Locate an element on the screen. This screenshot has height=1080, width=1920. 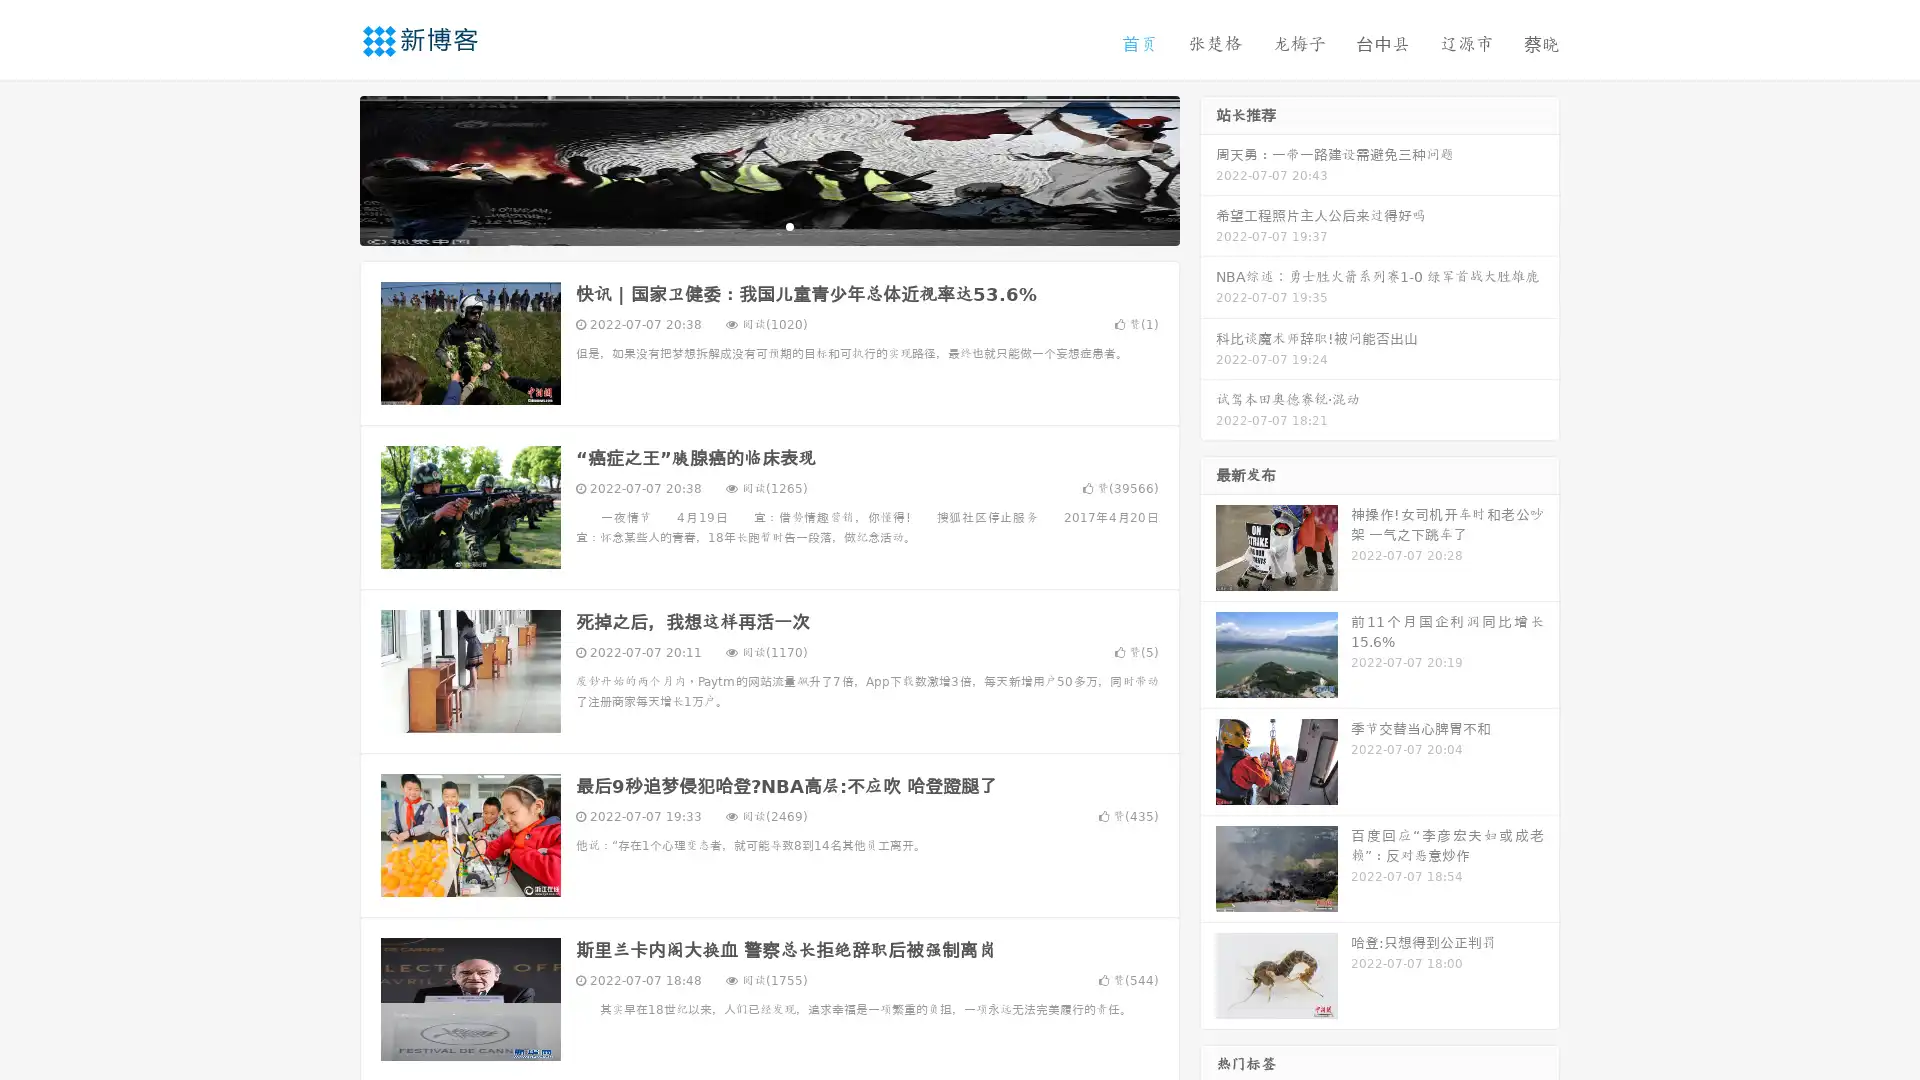
Go to slide 3 is located at coordinates (789, 225).